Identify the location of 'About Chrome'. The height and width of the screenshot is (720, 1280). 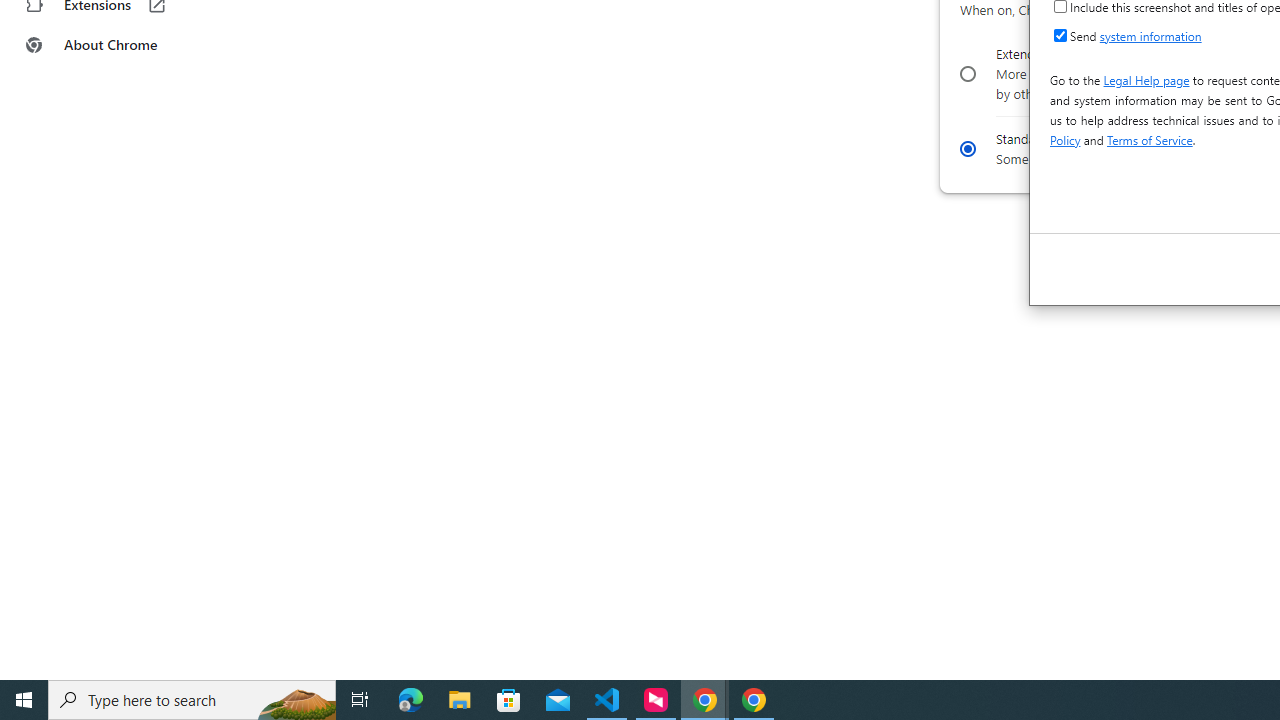
(123, 45).